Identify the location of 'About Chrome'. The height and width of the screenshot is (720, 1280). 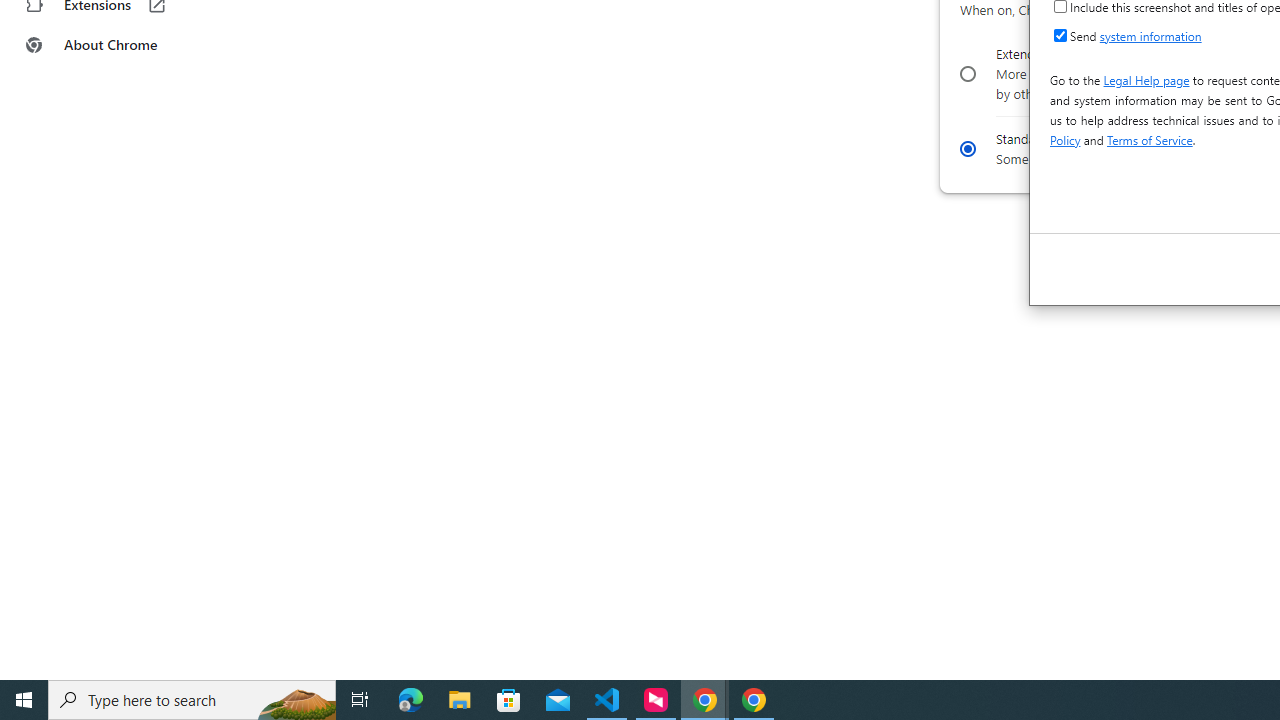
(123, 45).